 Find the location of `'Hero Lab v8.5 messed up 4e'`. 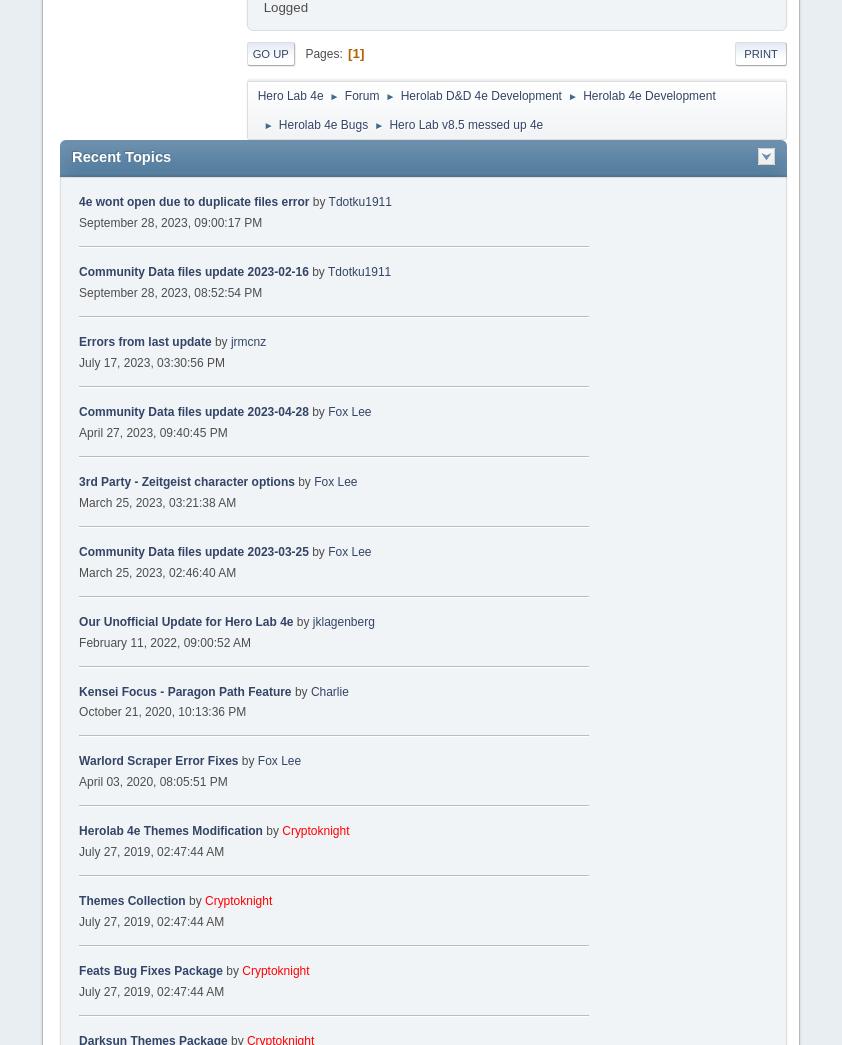

'Hero Lab v8.5 messed up 4e' is located at coordinates (389, 123).